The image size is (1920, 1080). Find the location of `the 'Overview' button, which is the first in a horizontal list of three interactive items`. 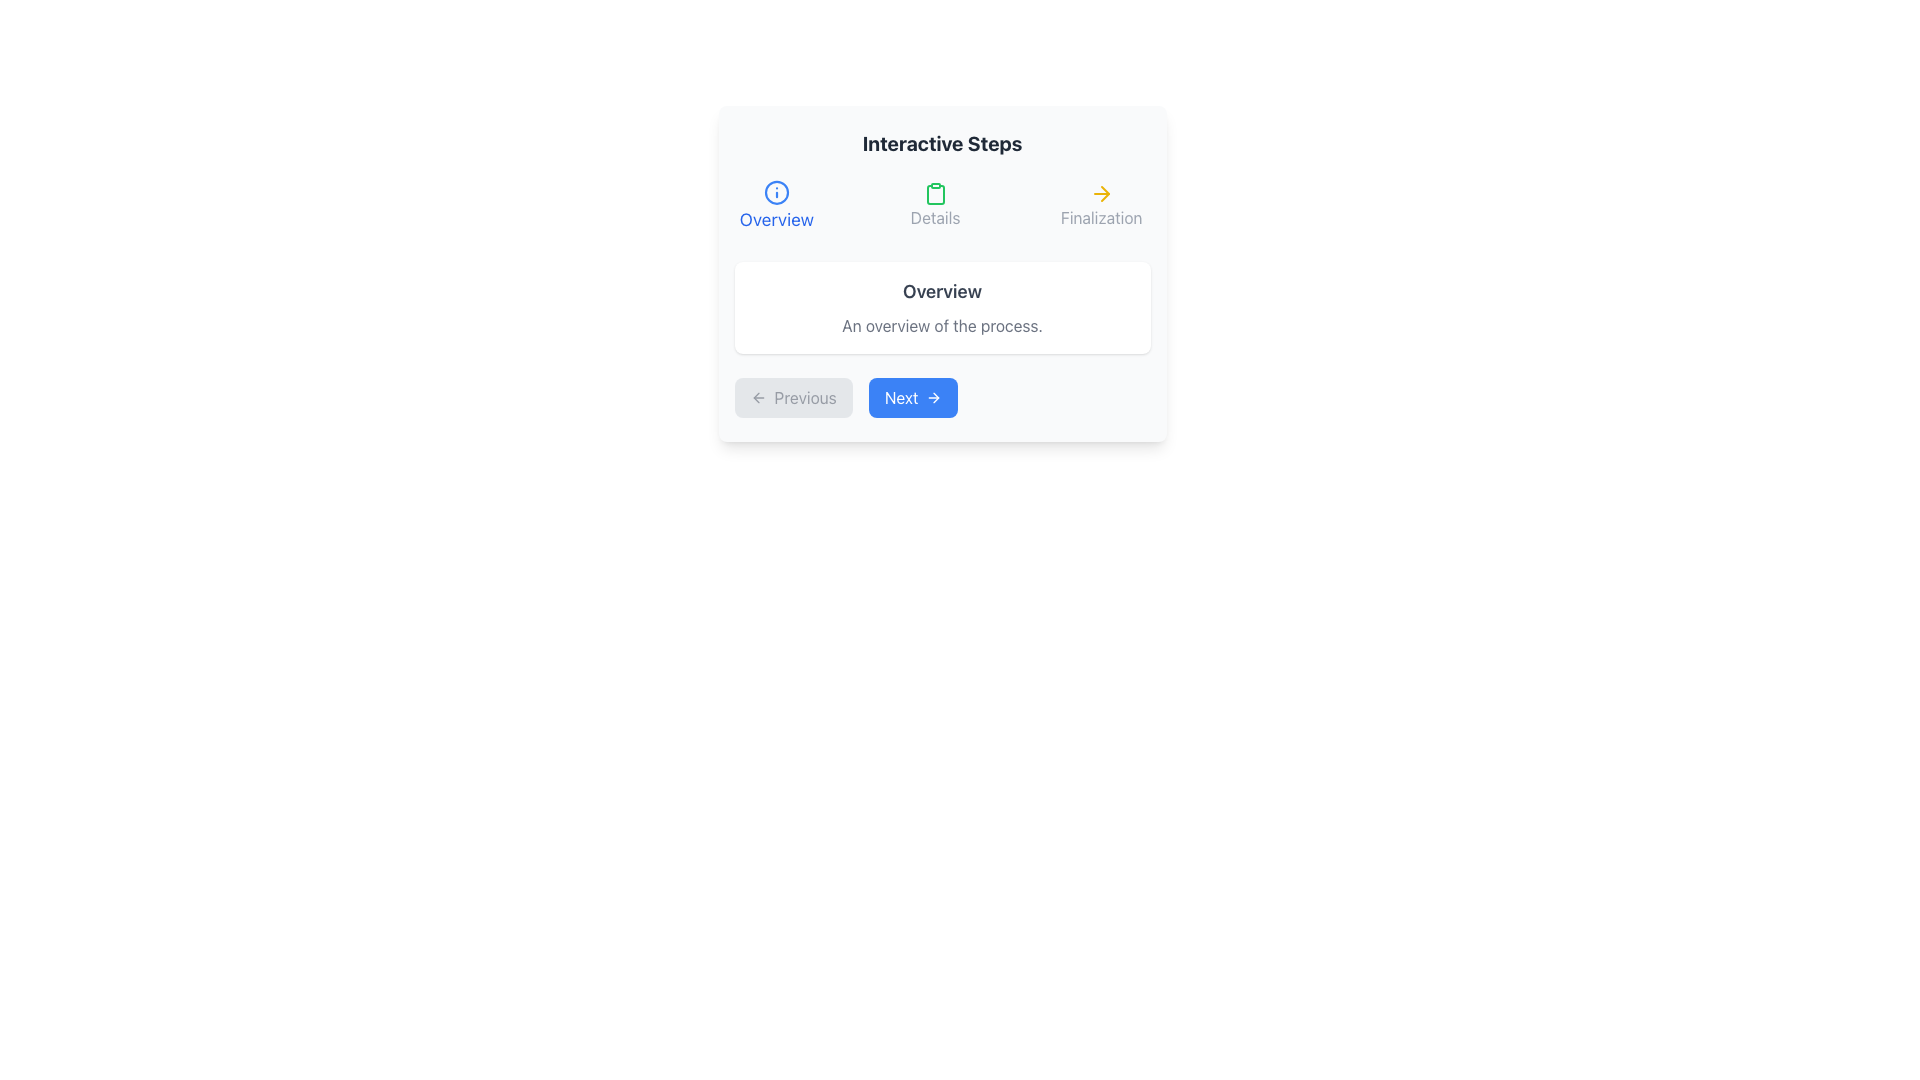

the 'Overview' button, which is the first in a horizontal list of three interactive items is located at coordinates (775, 205).